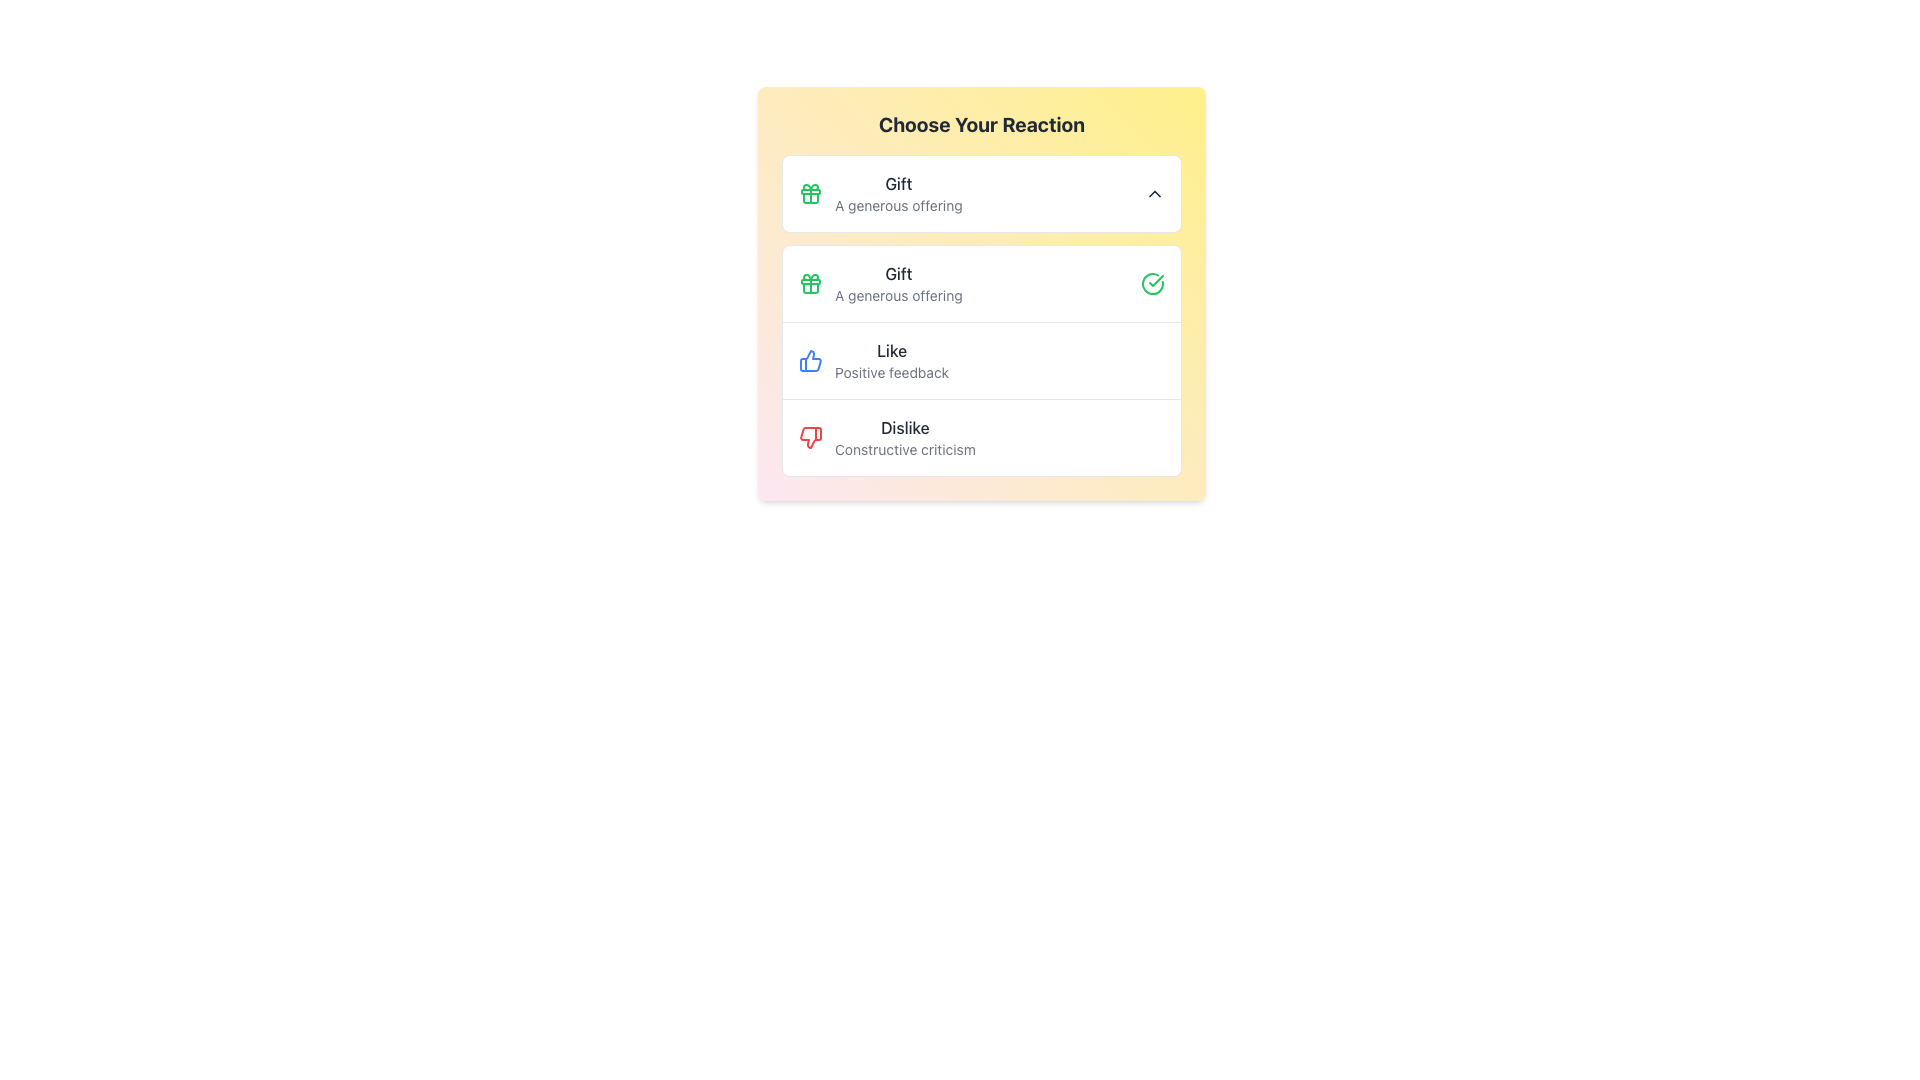 The height and width of the screenshot is (1080, 1920). What do you see at coordinates (982, 284) in the screenshot?
I see `the selectable list item labeled 'Gift' with a subtitle 'A generous offering'` at bounding box center [982, 284].